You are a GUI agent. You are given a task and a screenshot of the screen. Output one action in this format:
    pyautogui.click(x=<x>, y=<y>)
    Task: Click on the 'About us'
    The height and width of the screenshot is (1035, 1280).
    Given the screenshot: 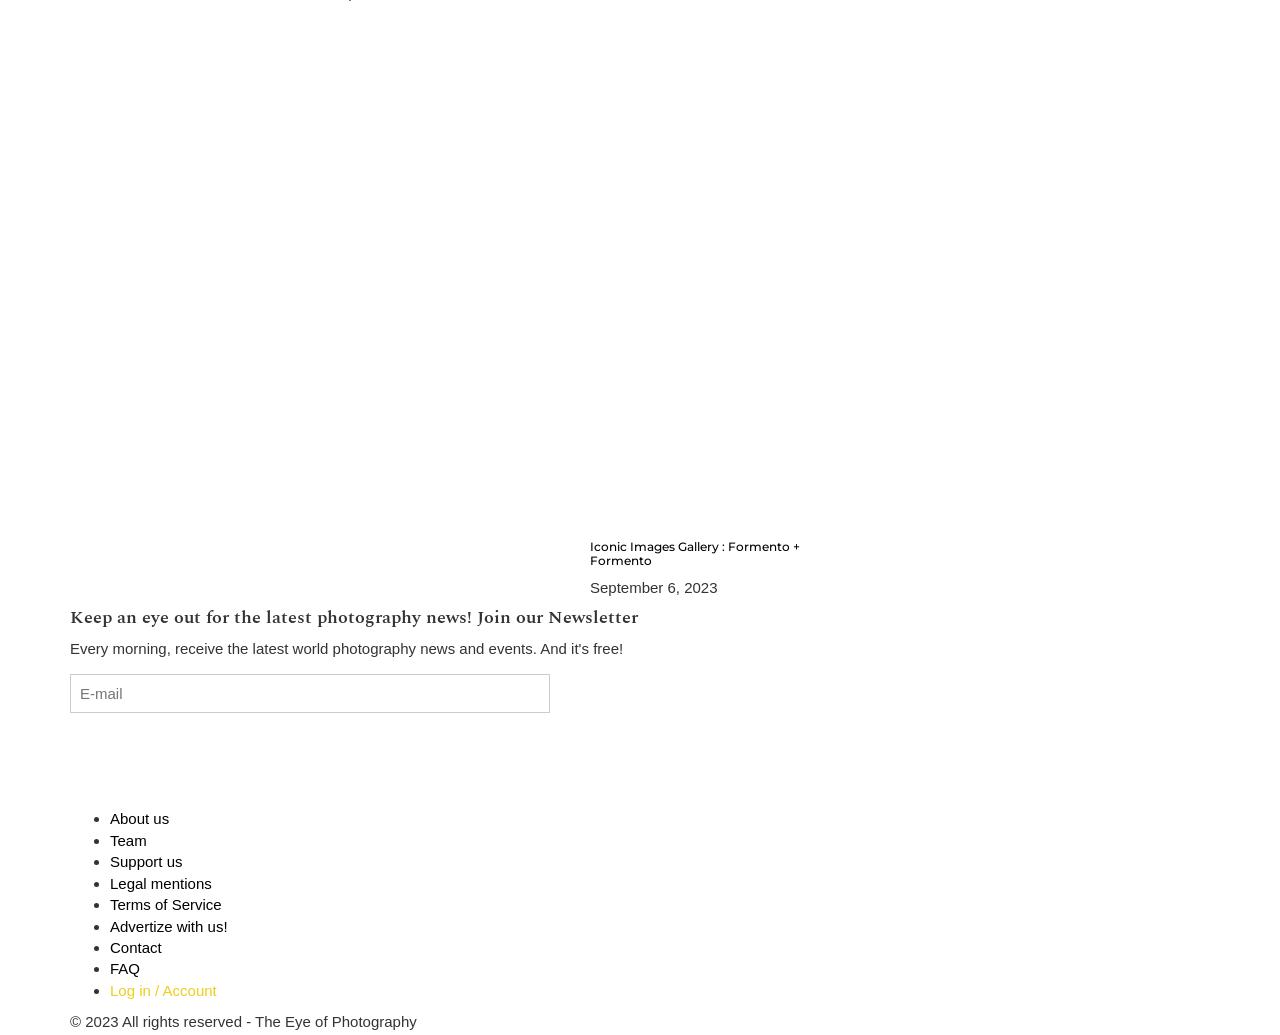 What is the action you would take?
    pyautogui.click(x=138, y=817)
    